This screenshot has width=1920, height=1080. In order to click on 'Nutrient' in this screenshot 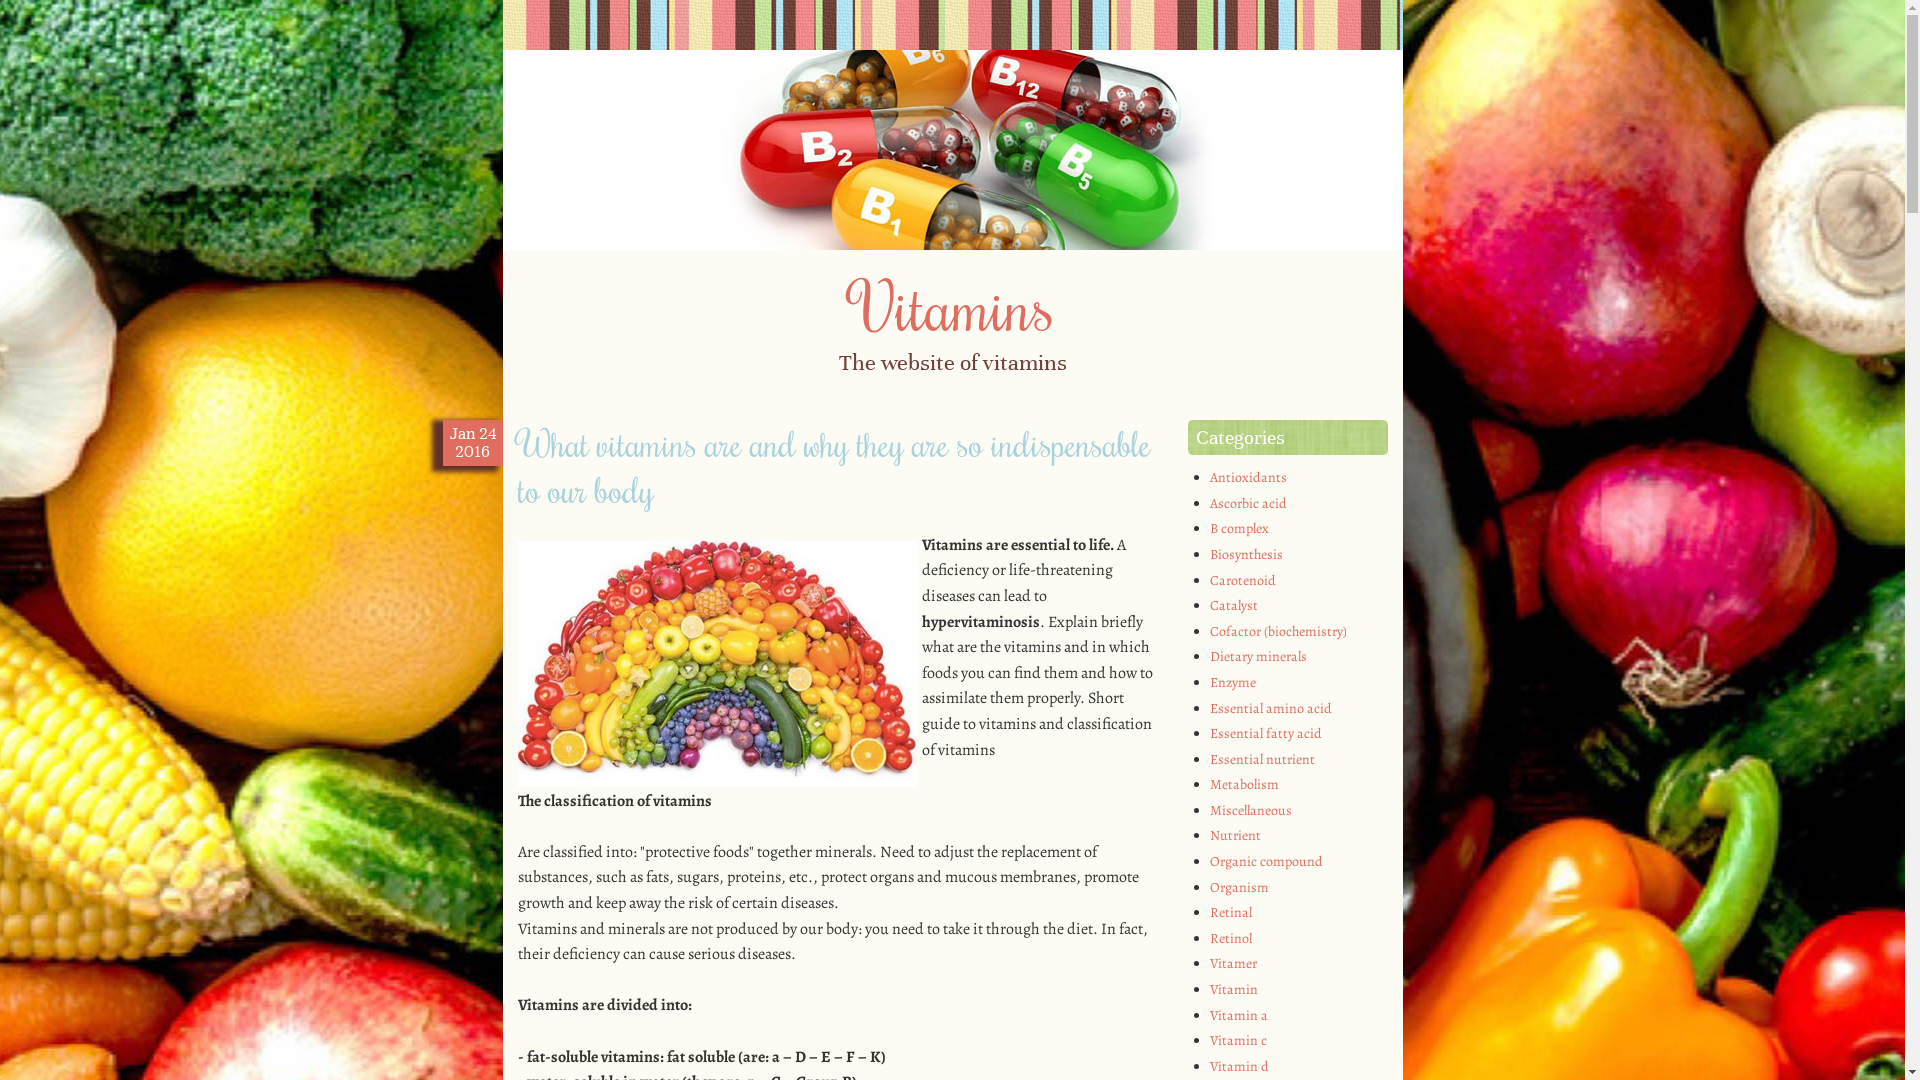, I will do `click(1234, 835)`.